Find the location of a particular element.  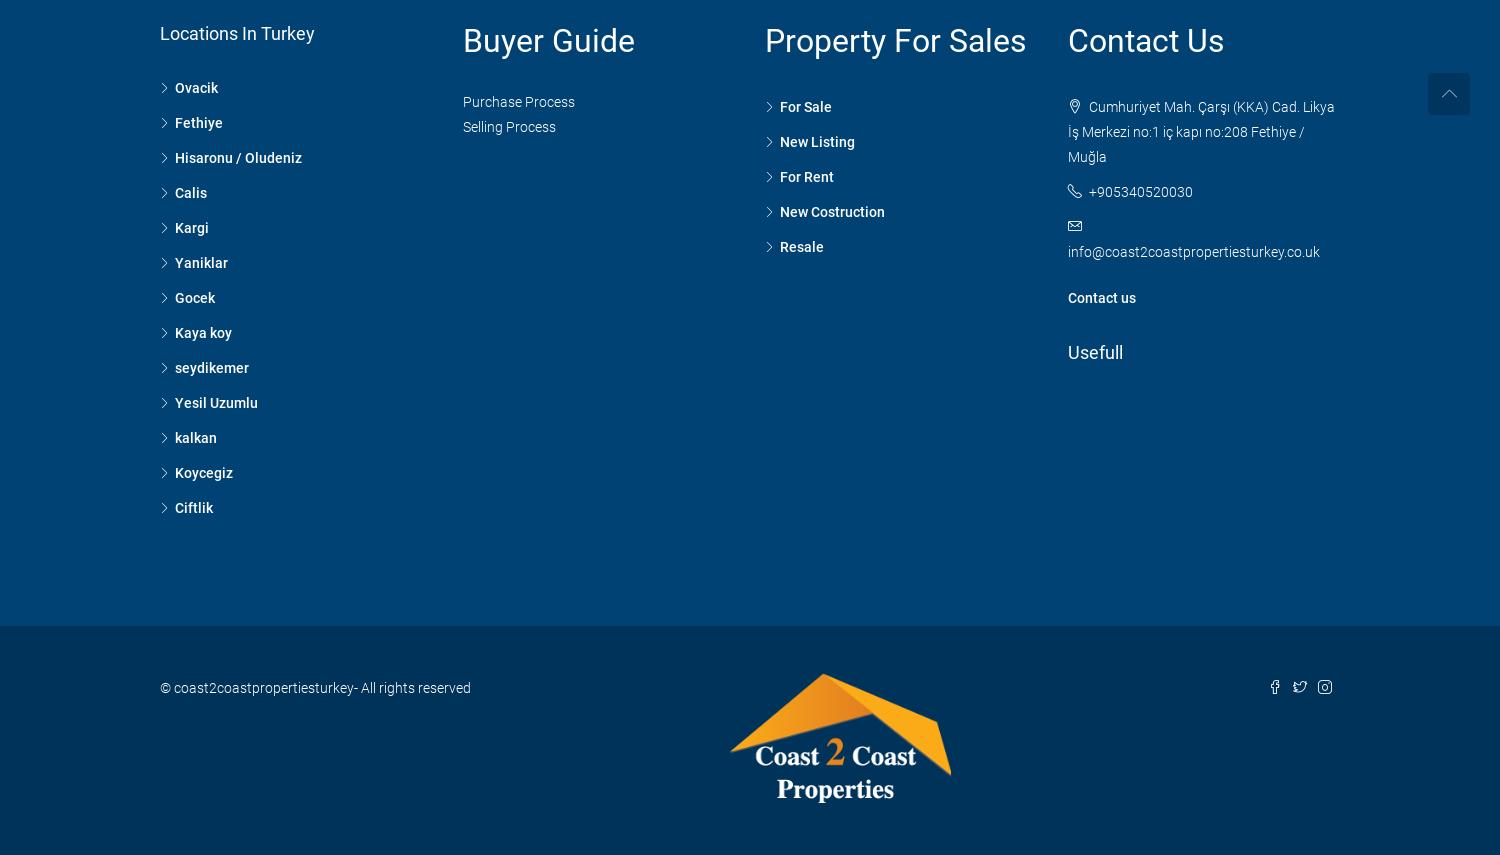

'info@coast2coastpropertiesturkey.co.uk' is located at coordinates (1191, 250).